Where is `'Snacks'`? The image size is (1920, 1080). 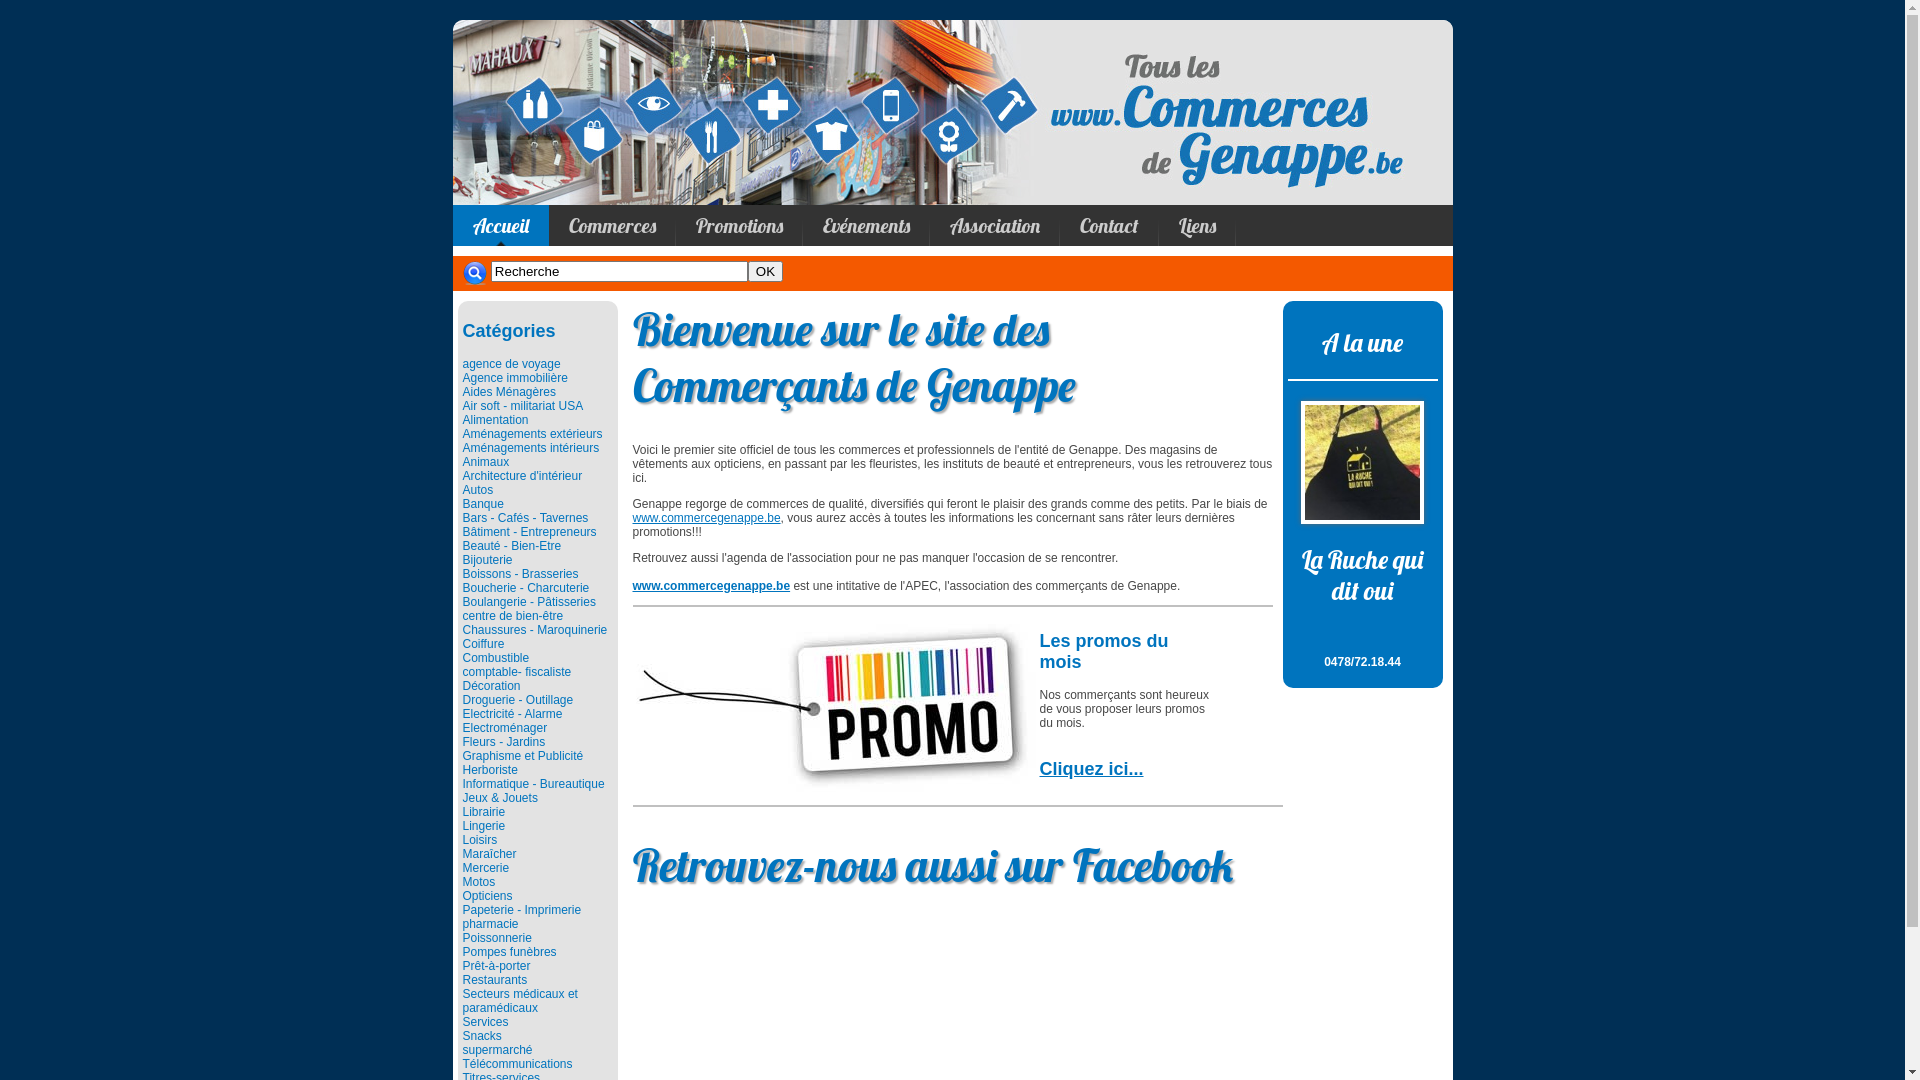
'Snacks' is located at coordinates (481, 1035).